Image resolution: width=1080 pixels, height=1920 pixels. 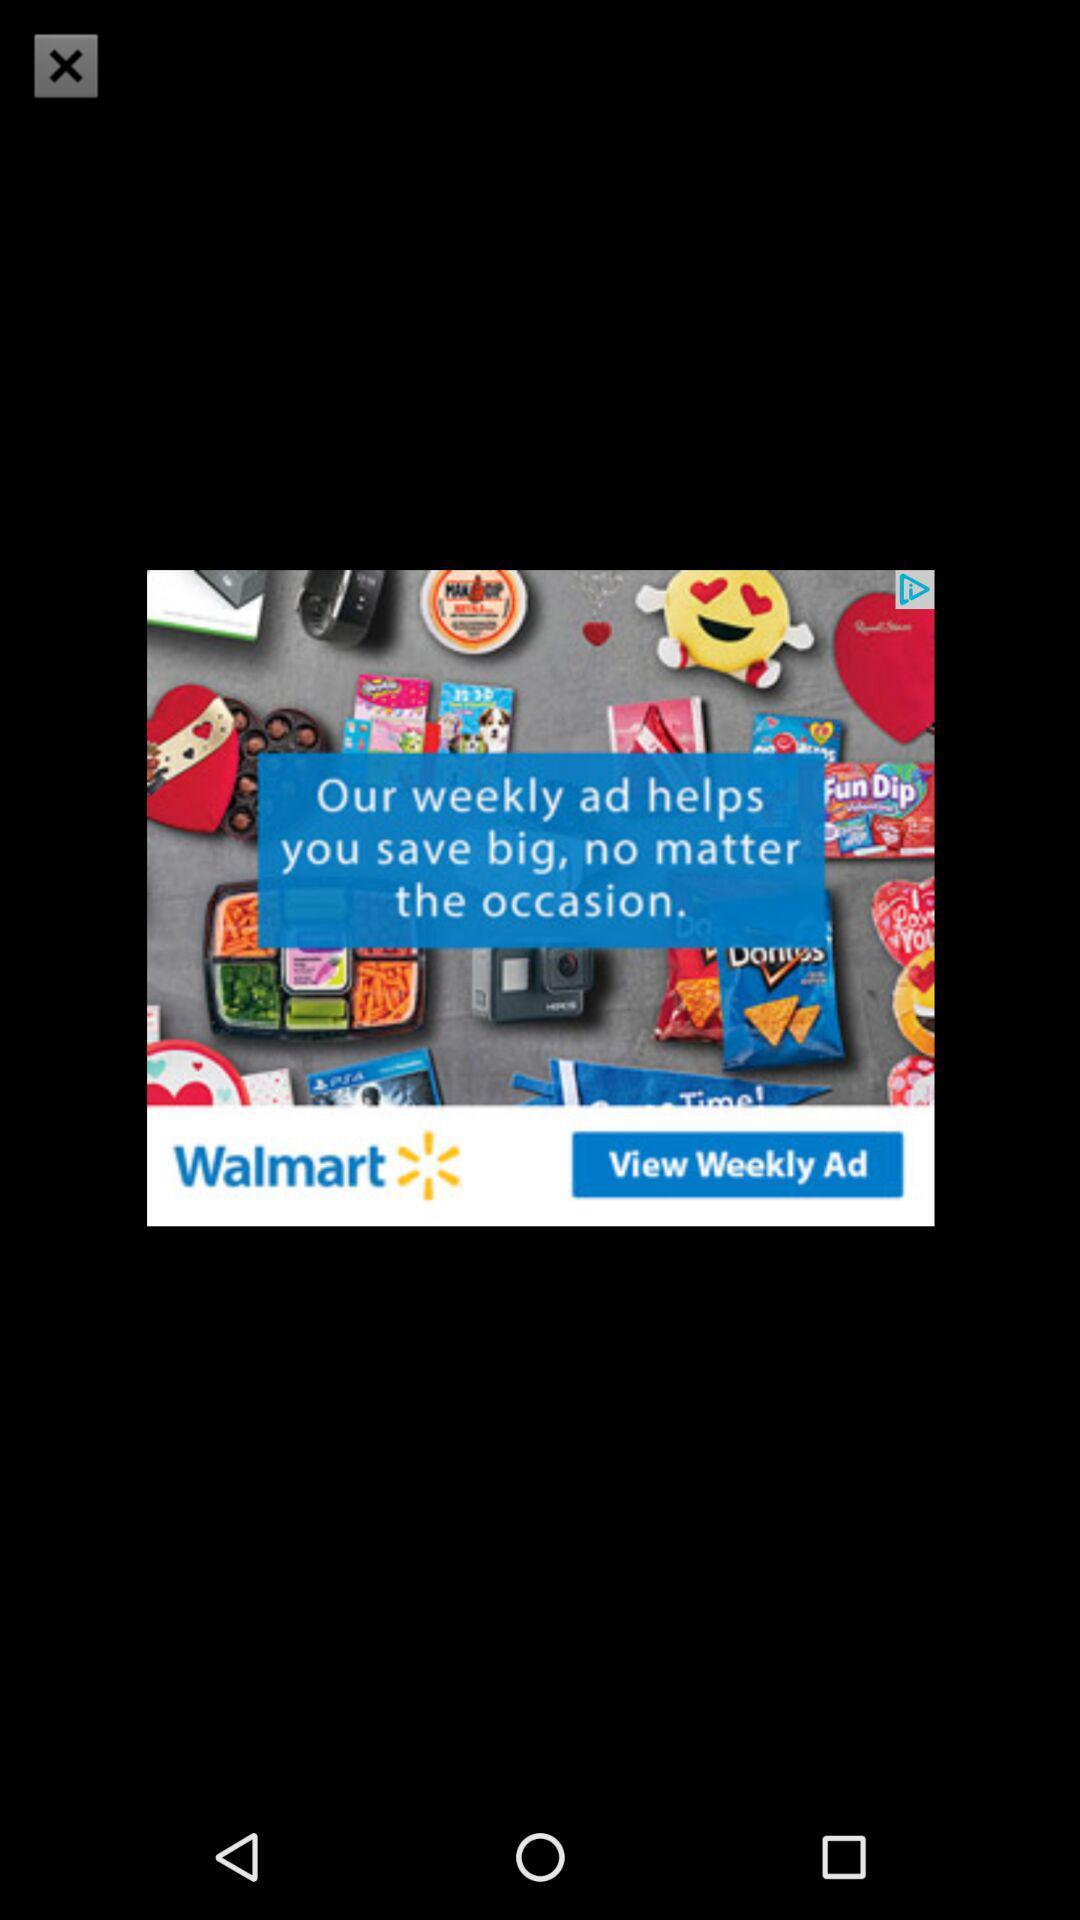 What do you see at coordinates (64, 70) in the screenshot?
I see `the close icon` at bounding box center [64, 70].